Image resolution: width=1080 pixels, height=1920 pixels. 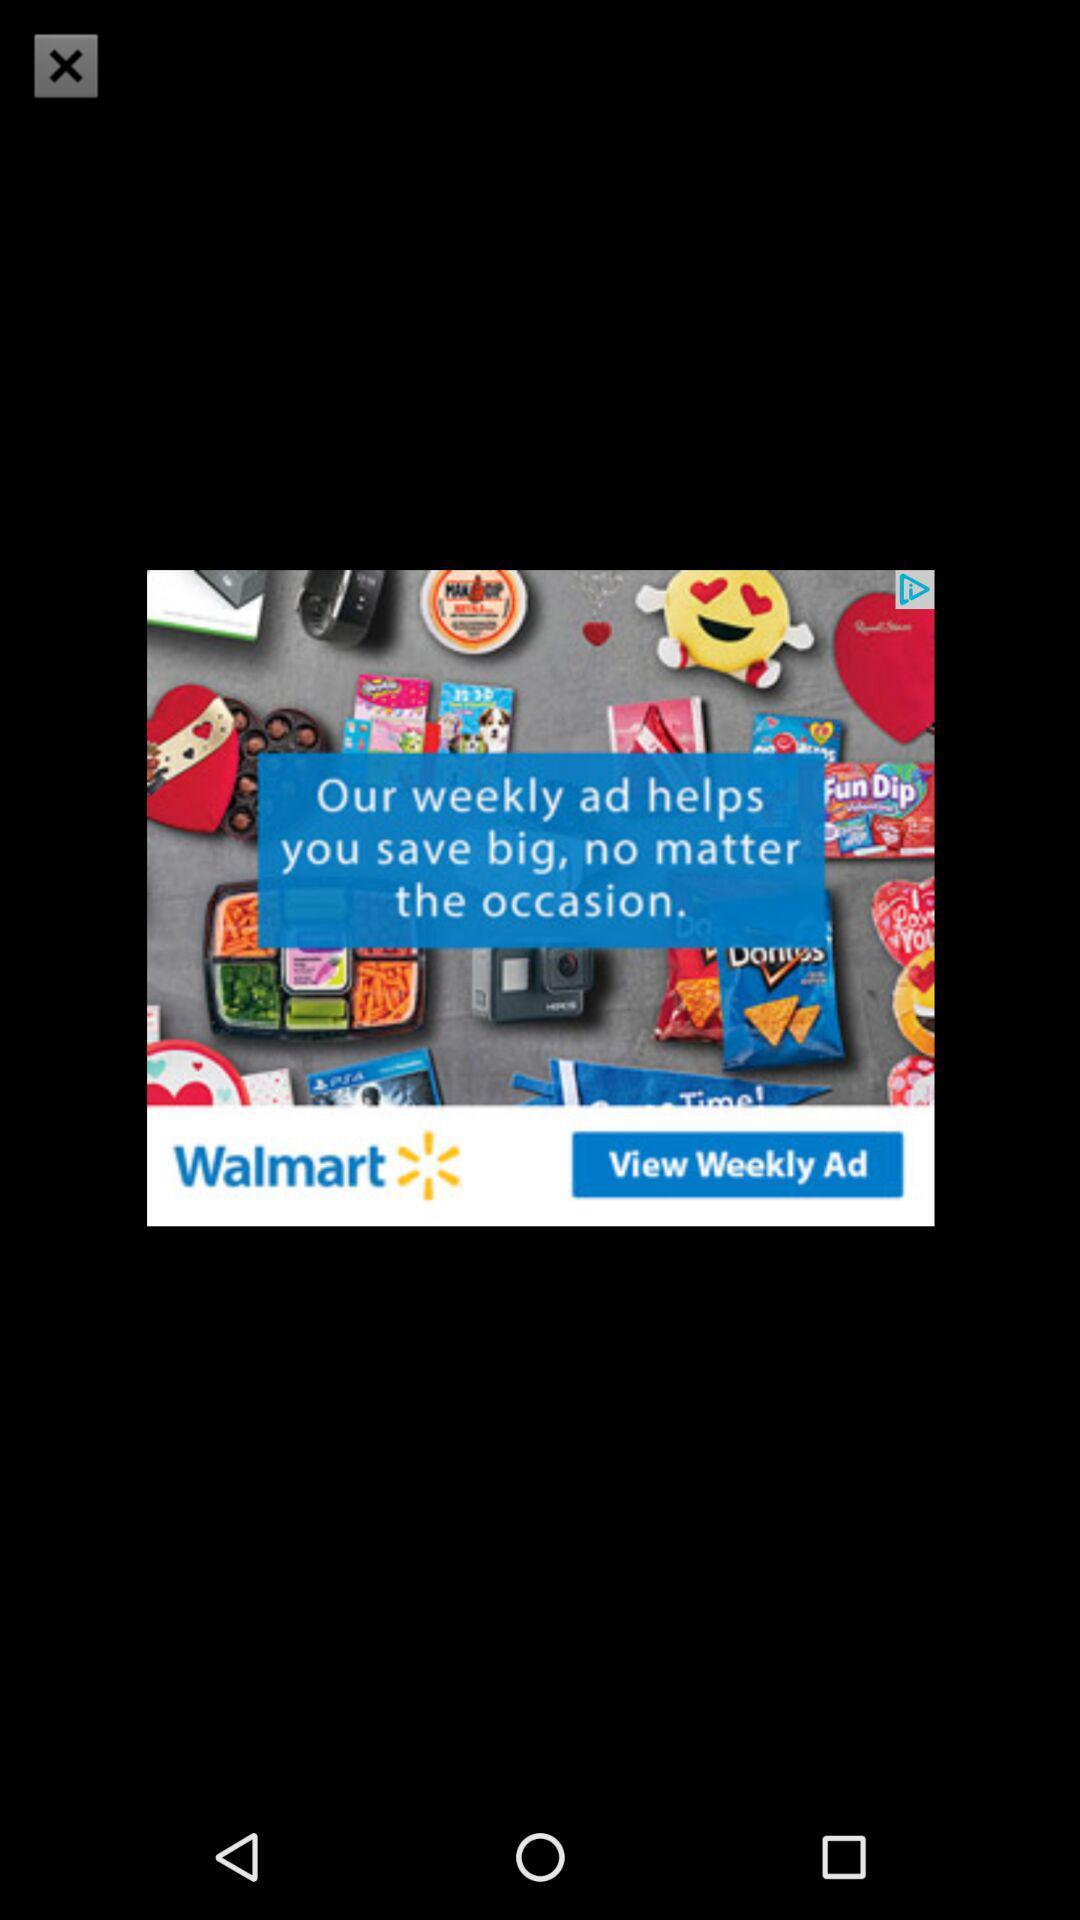 What do you see at coordinates (64, 70) in the screenshot?
I see `the close icon` at bounding box center [64, 70].